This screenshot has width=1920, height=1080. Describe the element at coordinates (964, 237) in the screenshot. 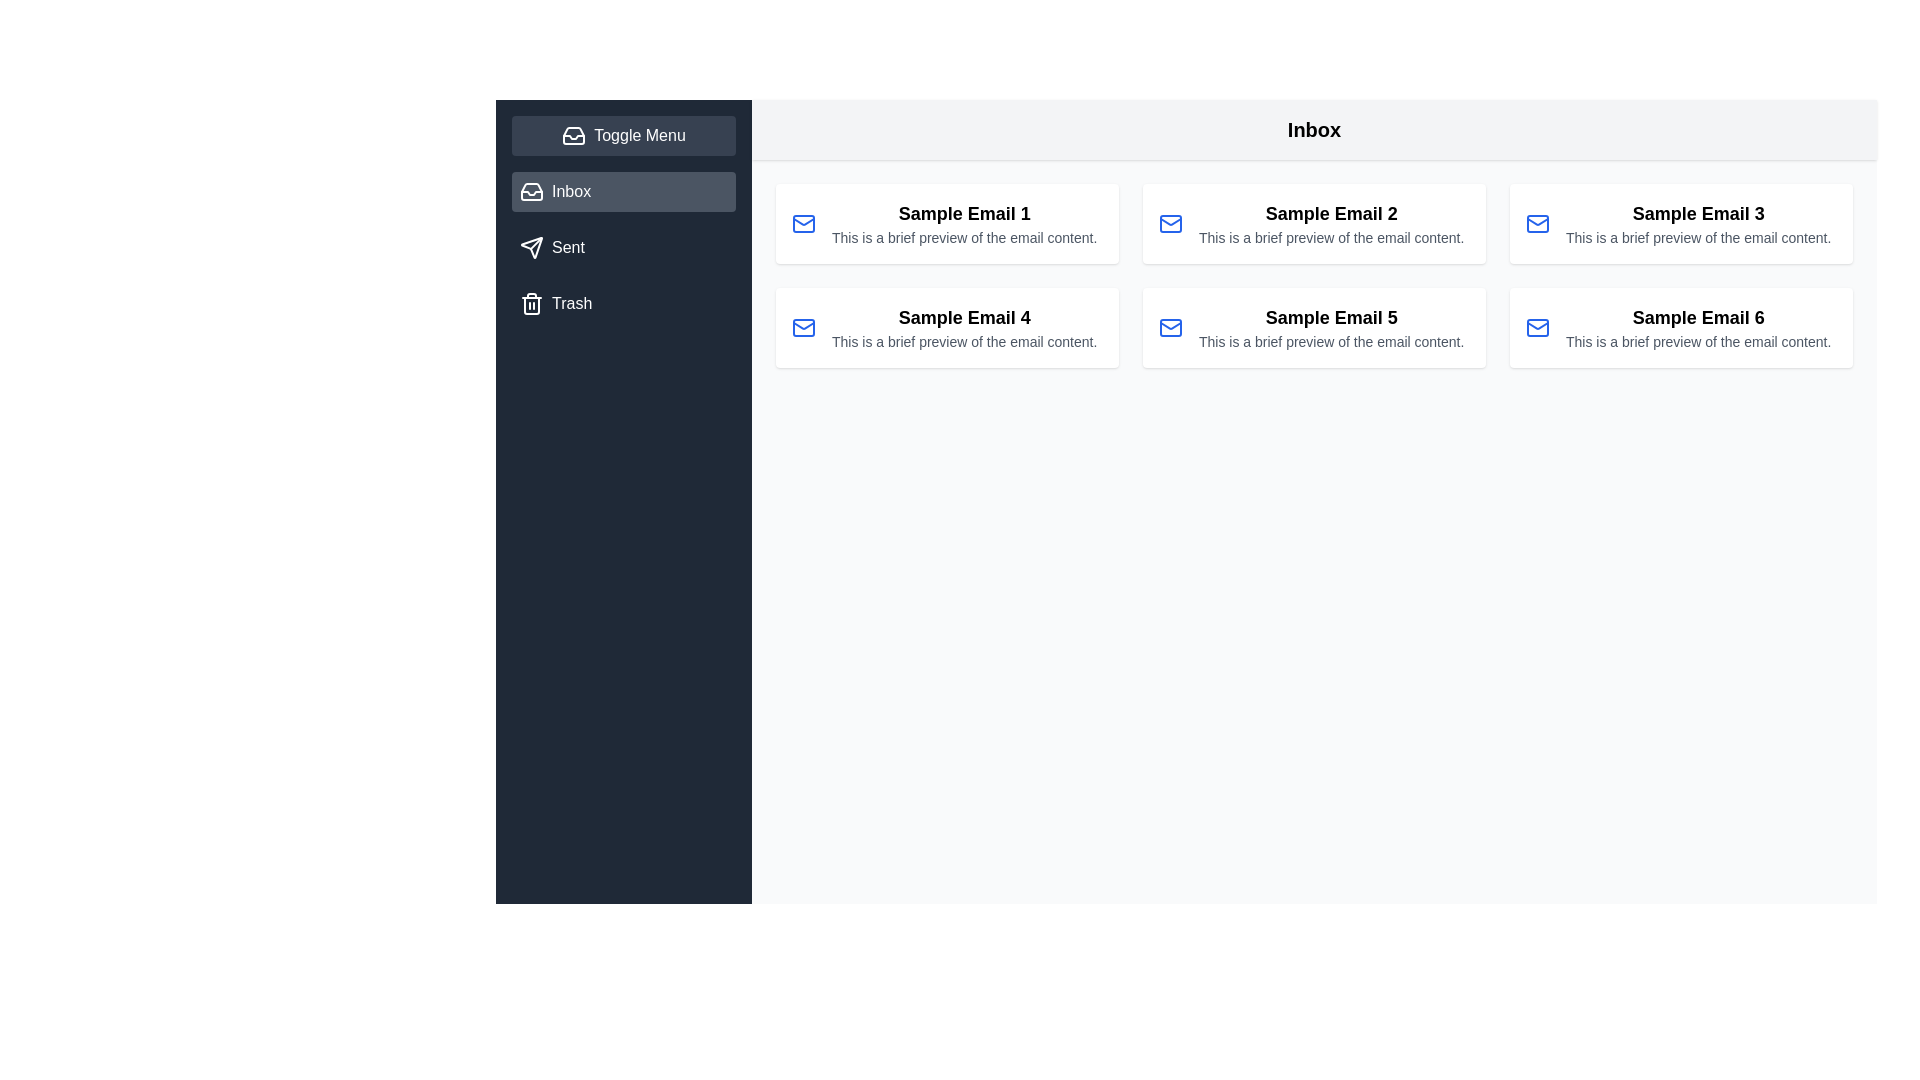

I see `the text label that reads 'This is a brief preview of the email content.' which is located directly beneath the bold title 'Sample Email 1'` at that location.